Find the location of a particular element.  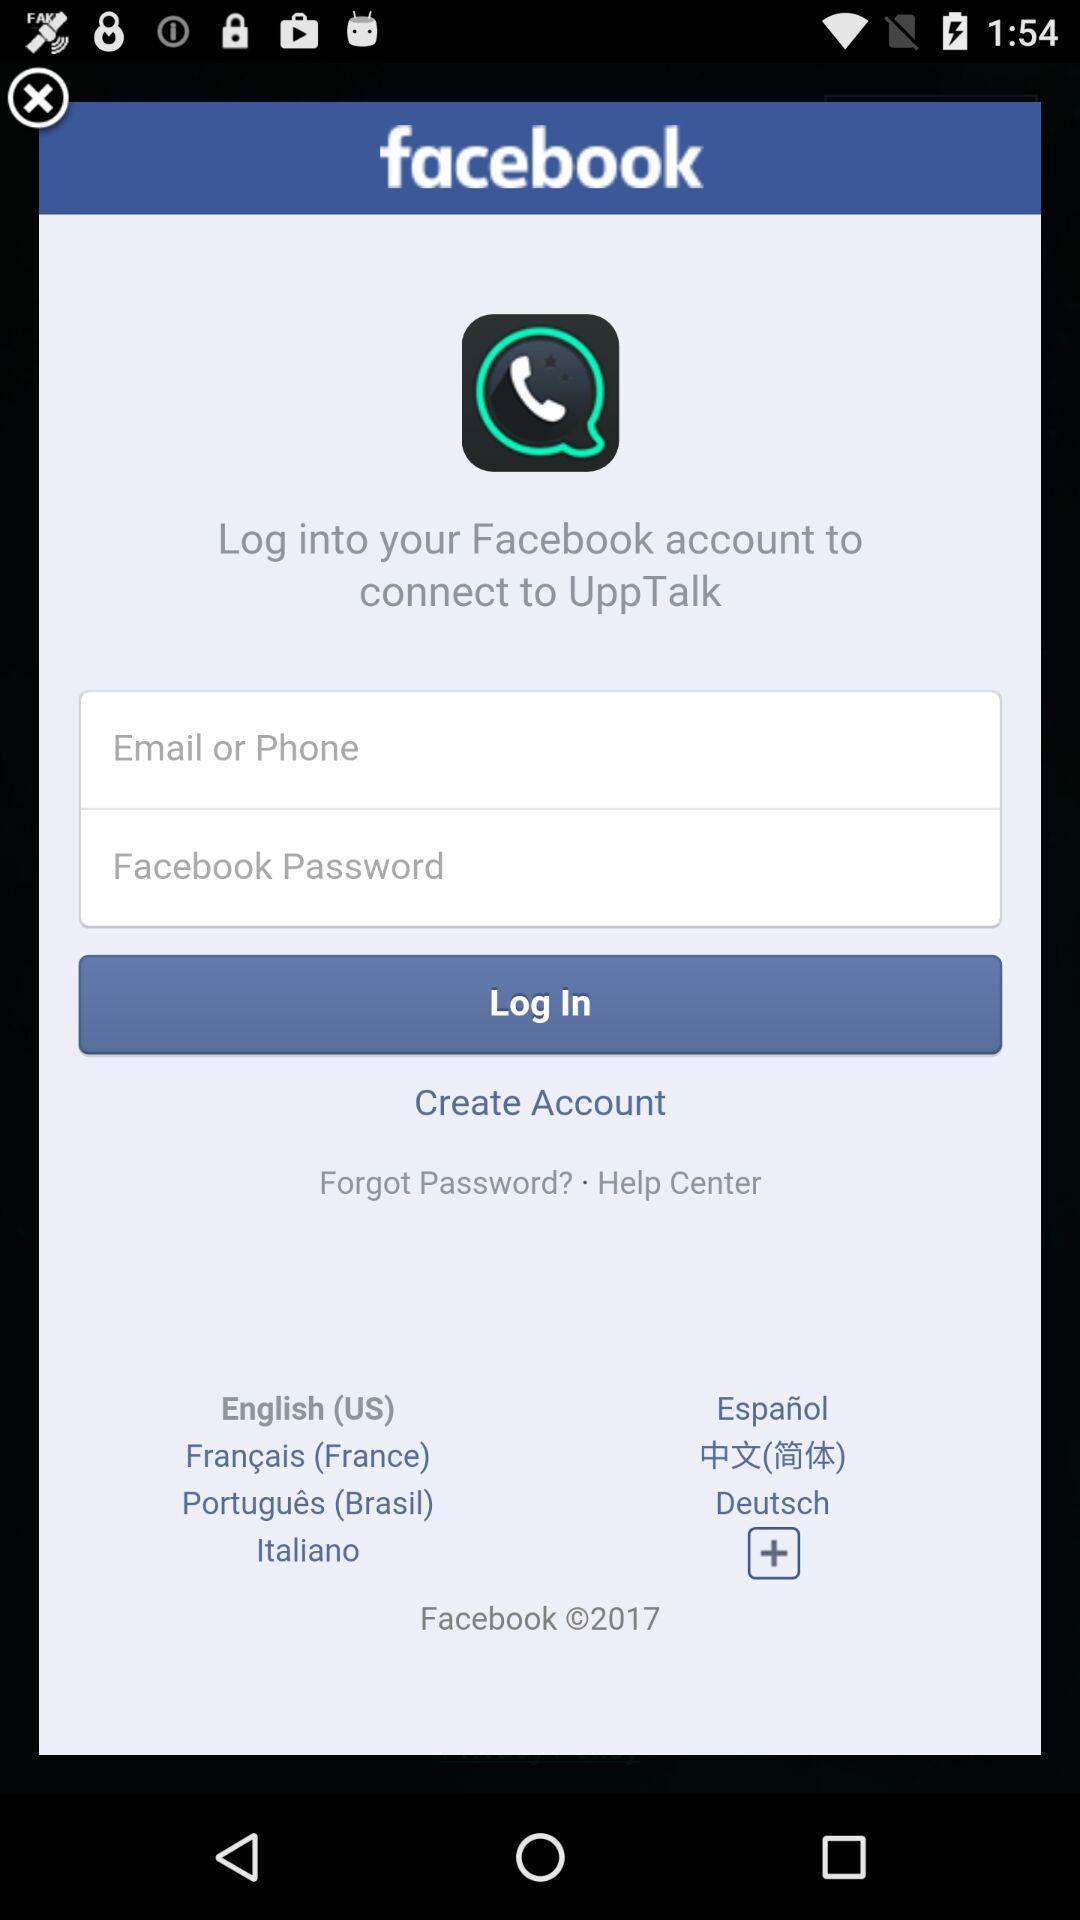

click close option is located at coordinates (38, 100).